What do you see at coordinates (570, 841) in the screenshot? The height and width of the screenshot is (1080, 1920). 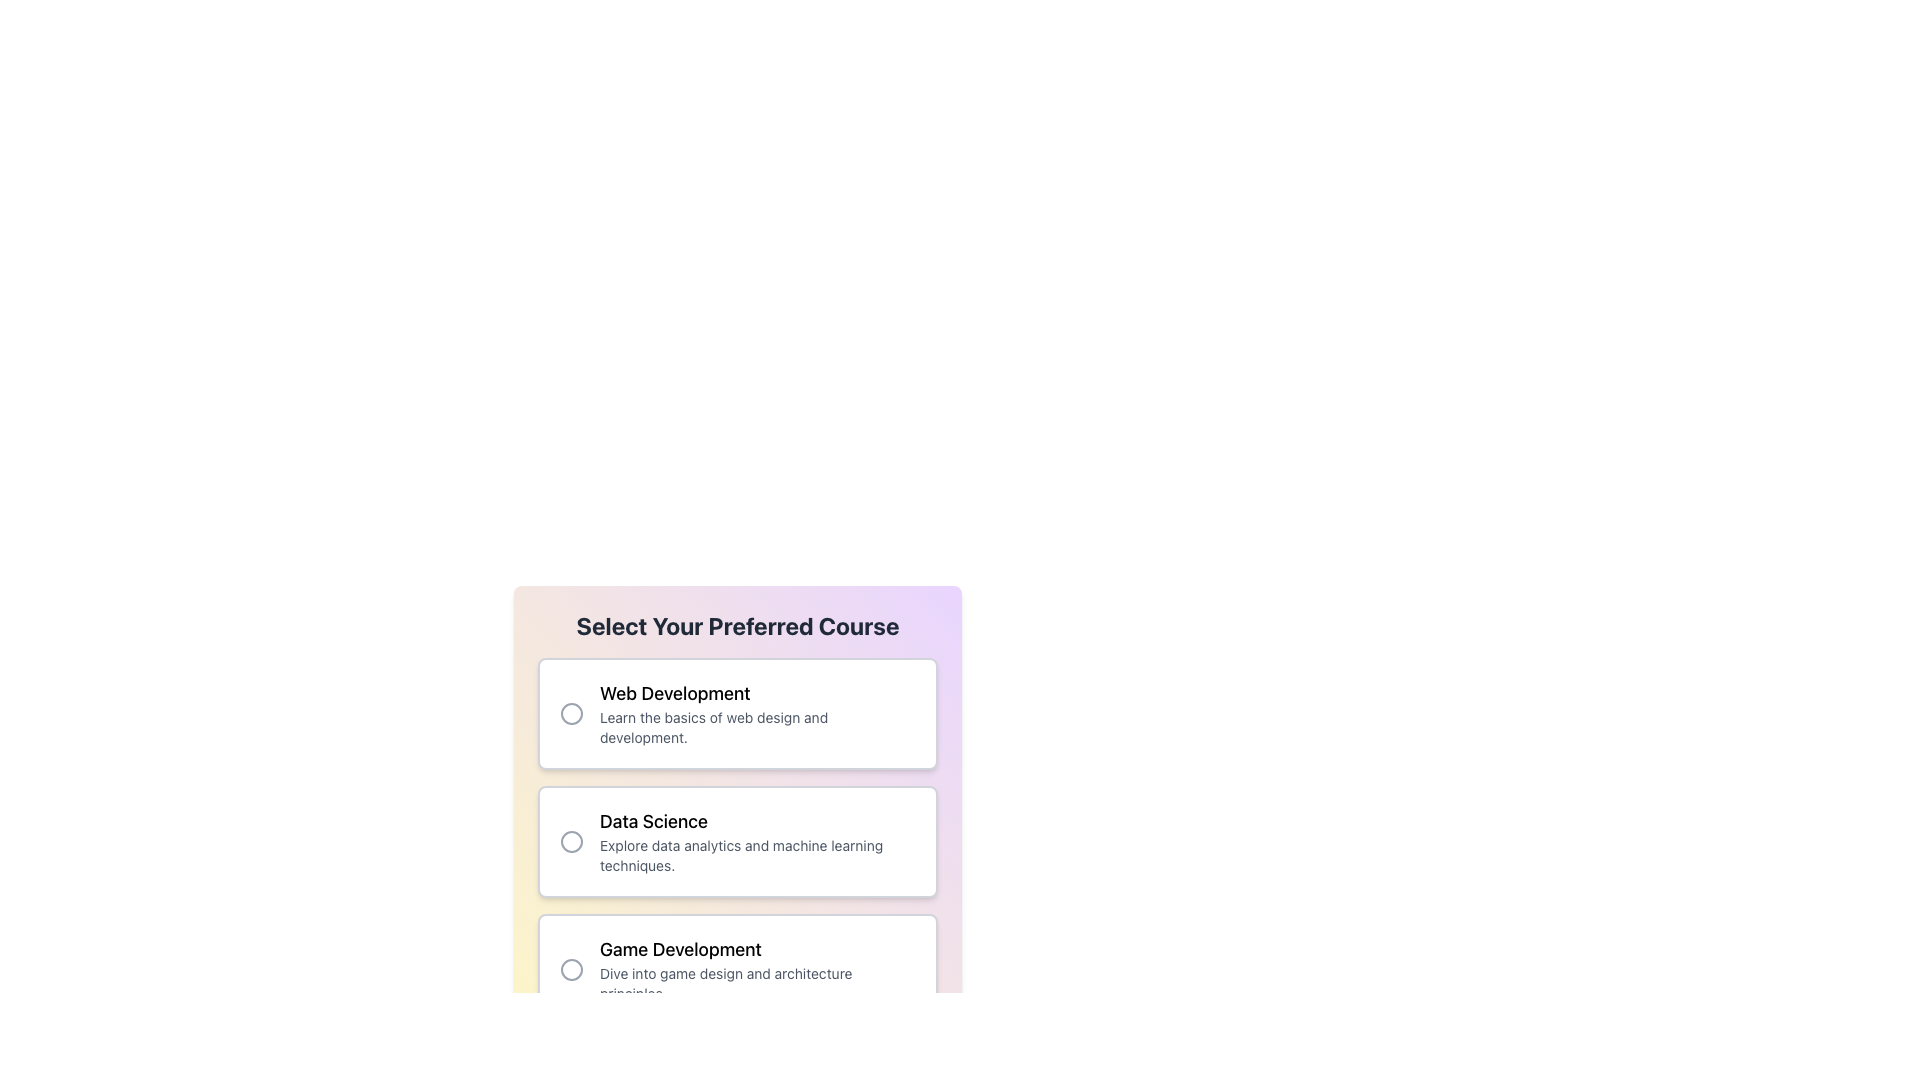 I see `the selectable radio button for 'Data Science'` at bounding box center [570, 841].